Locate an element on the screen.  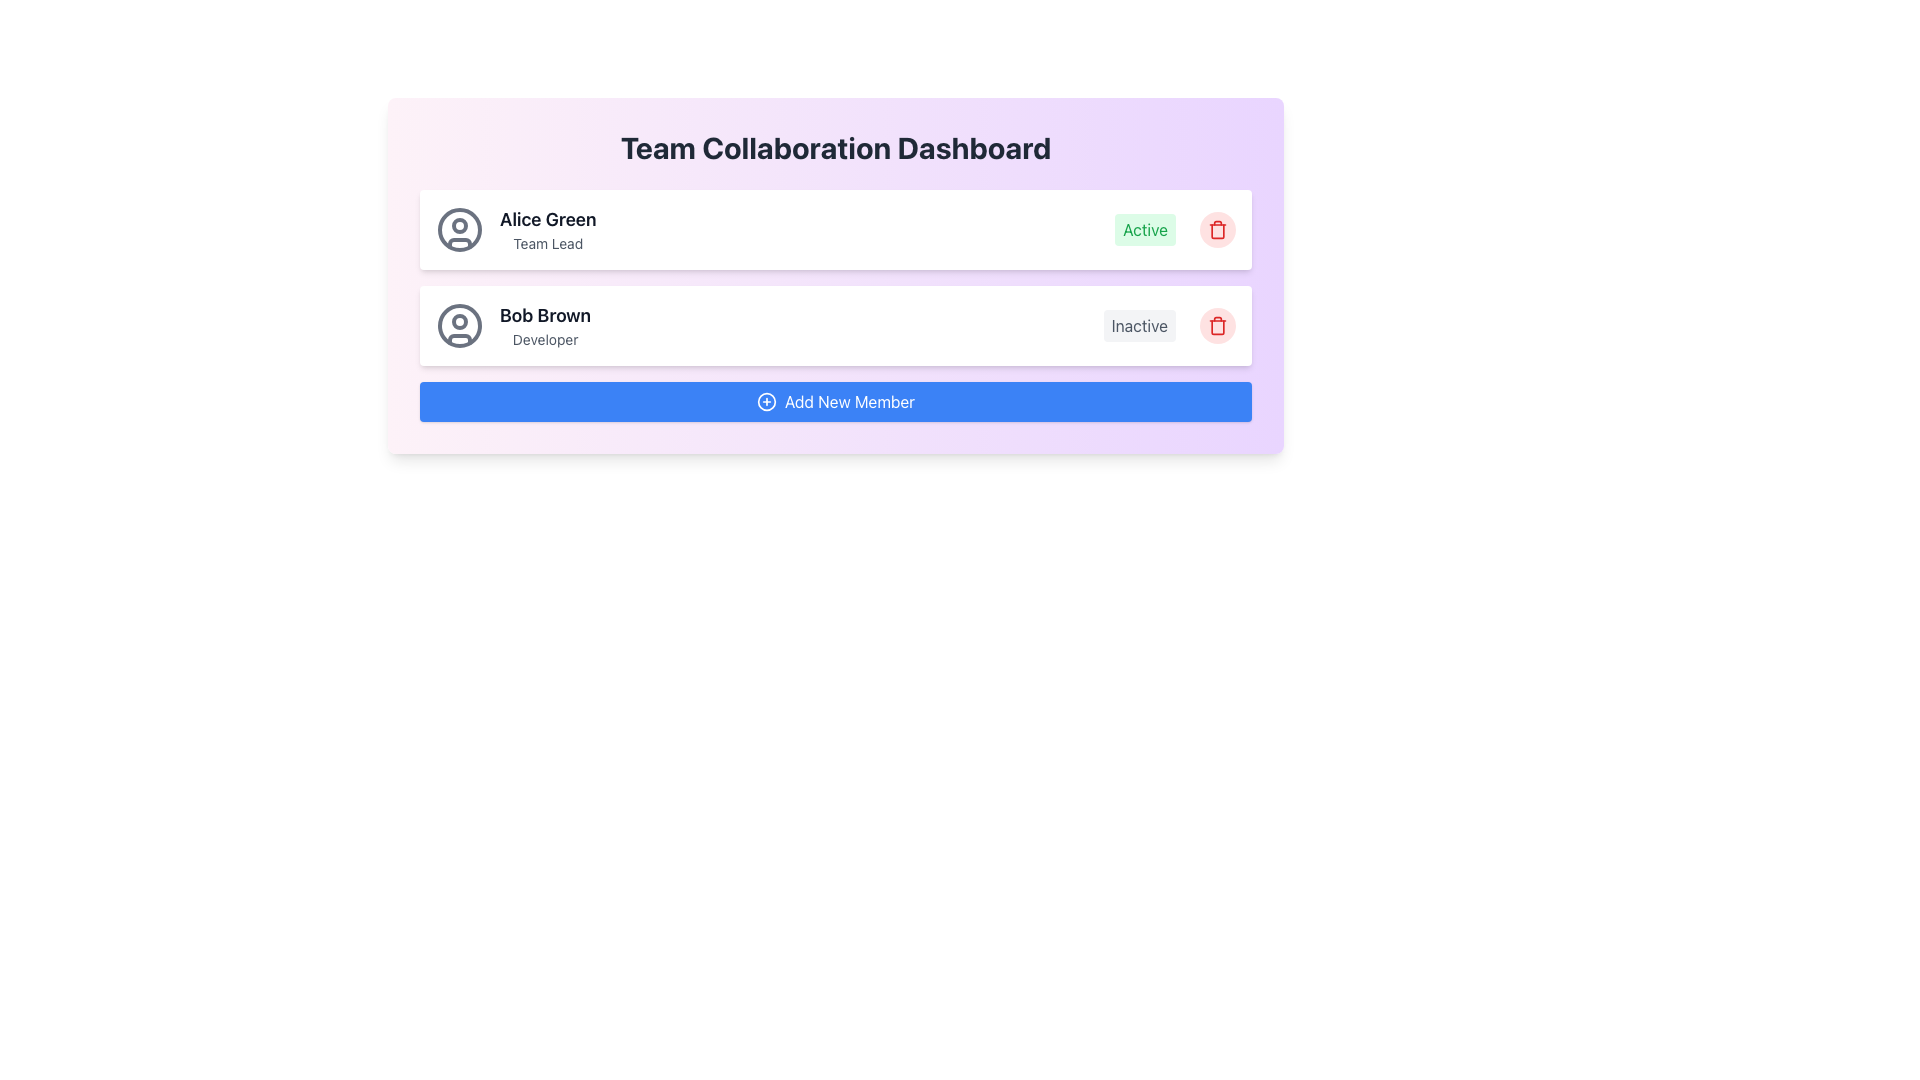
the text label displaying 'Bob Brown' in bold font, located at the top of its card which is the second in a vertical list of cards is located at coordinates (545, 315).